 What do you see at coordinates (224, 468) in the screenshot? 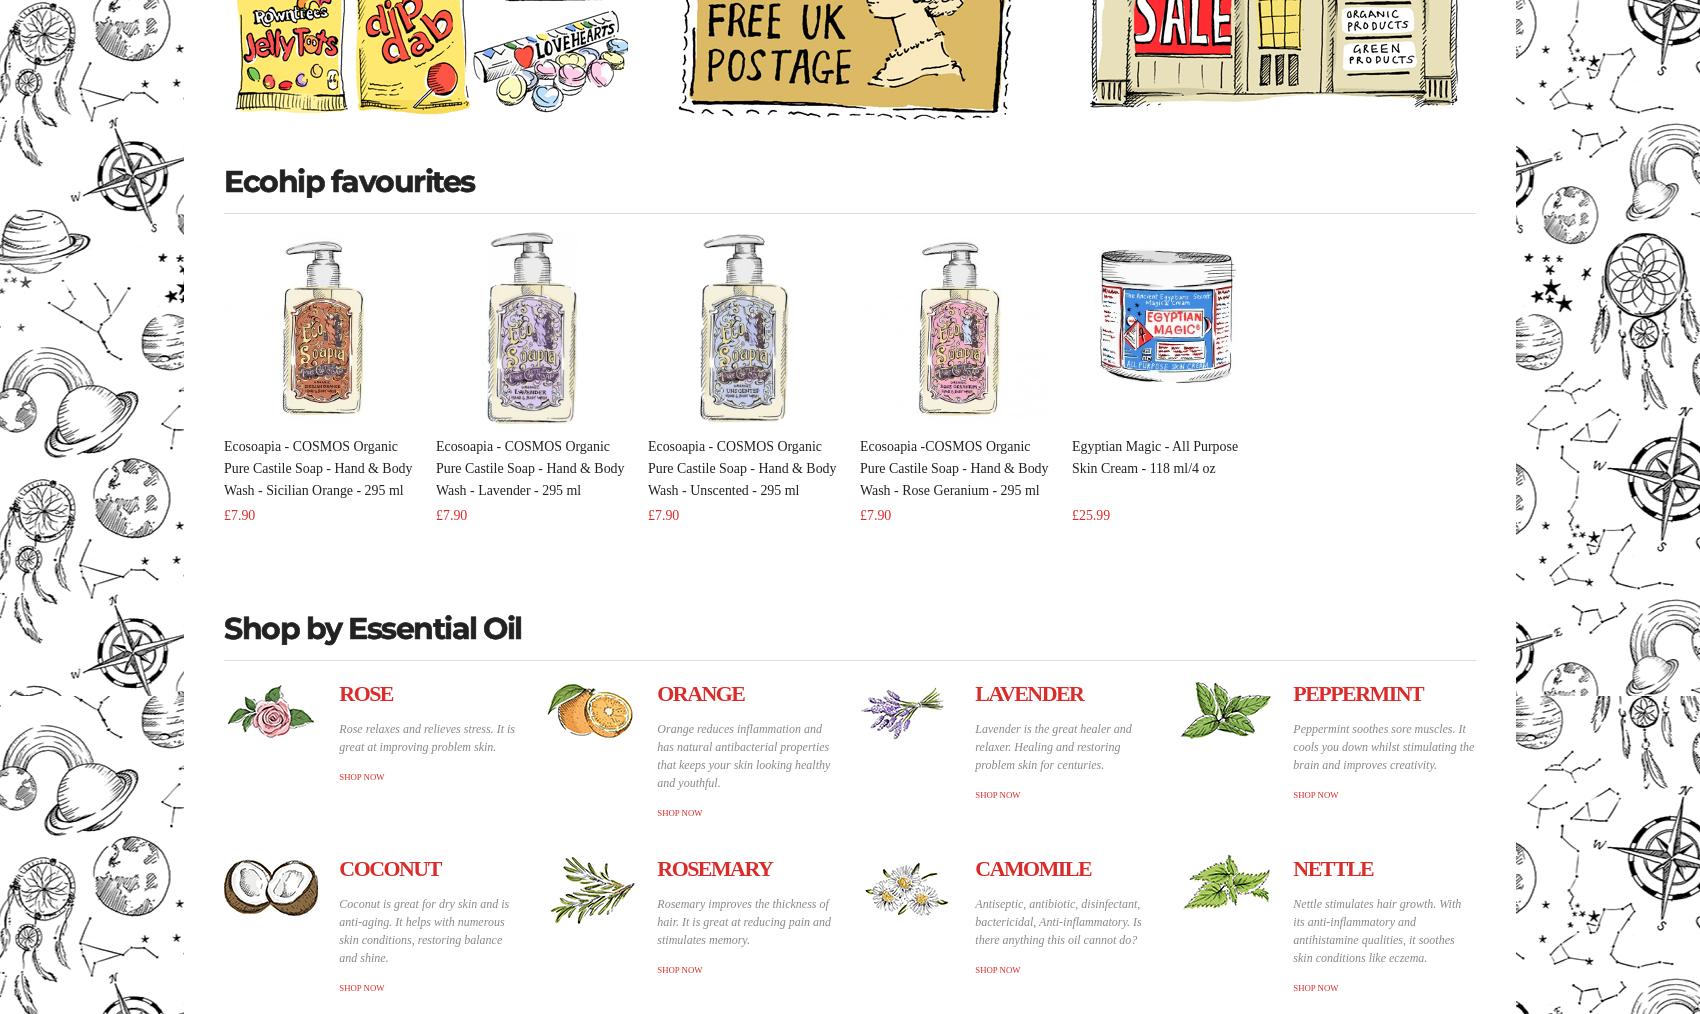
I see `'Ecosoapia - COSMOS Organic Pure Castile Soap - Hand & Body Wash - Sicilian Orange - 295 ml'` at bounding box center [224, 468].